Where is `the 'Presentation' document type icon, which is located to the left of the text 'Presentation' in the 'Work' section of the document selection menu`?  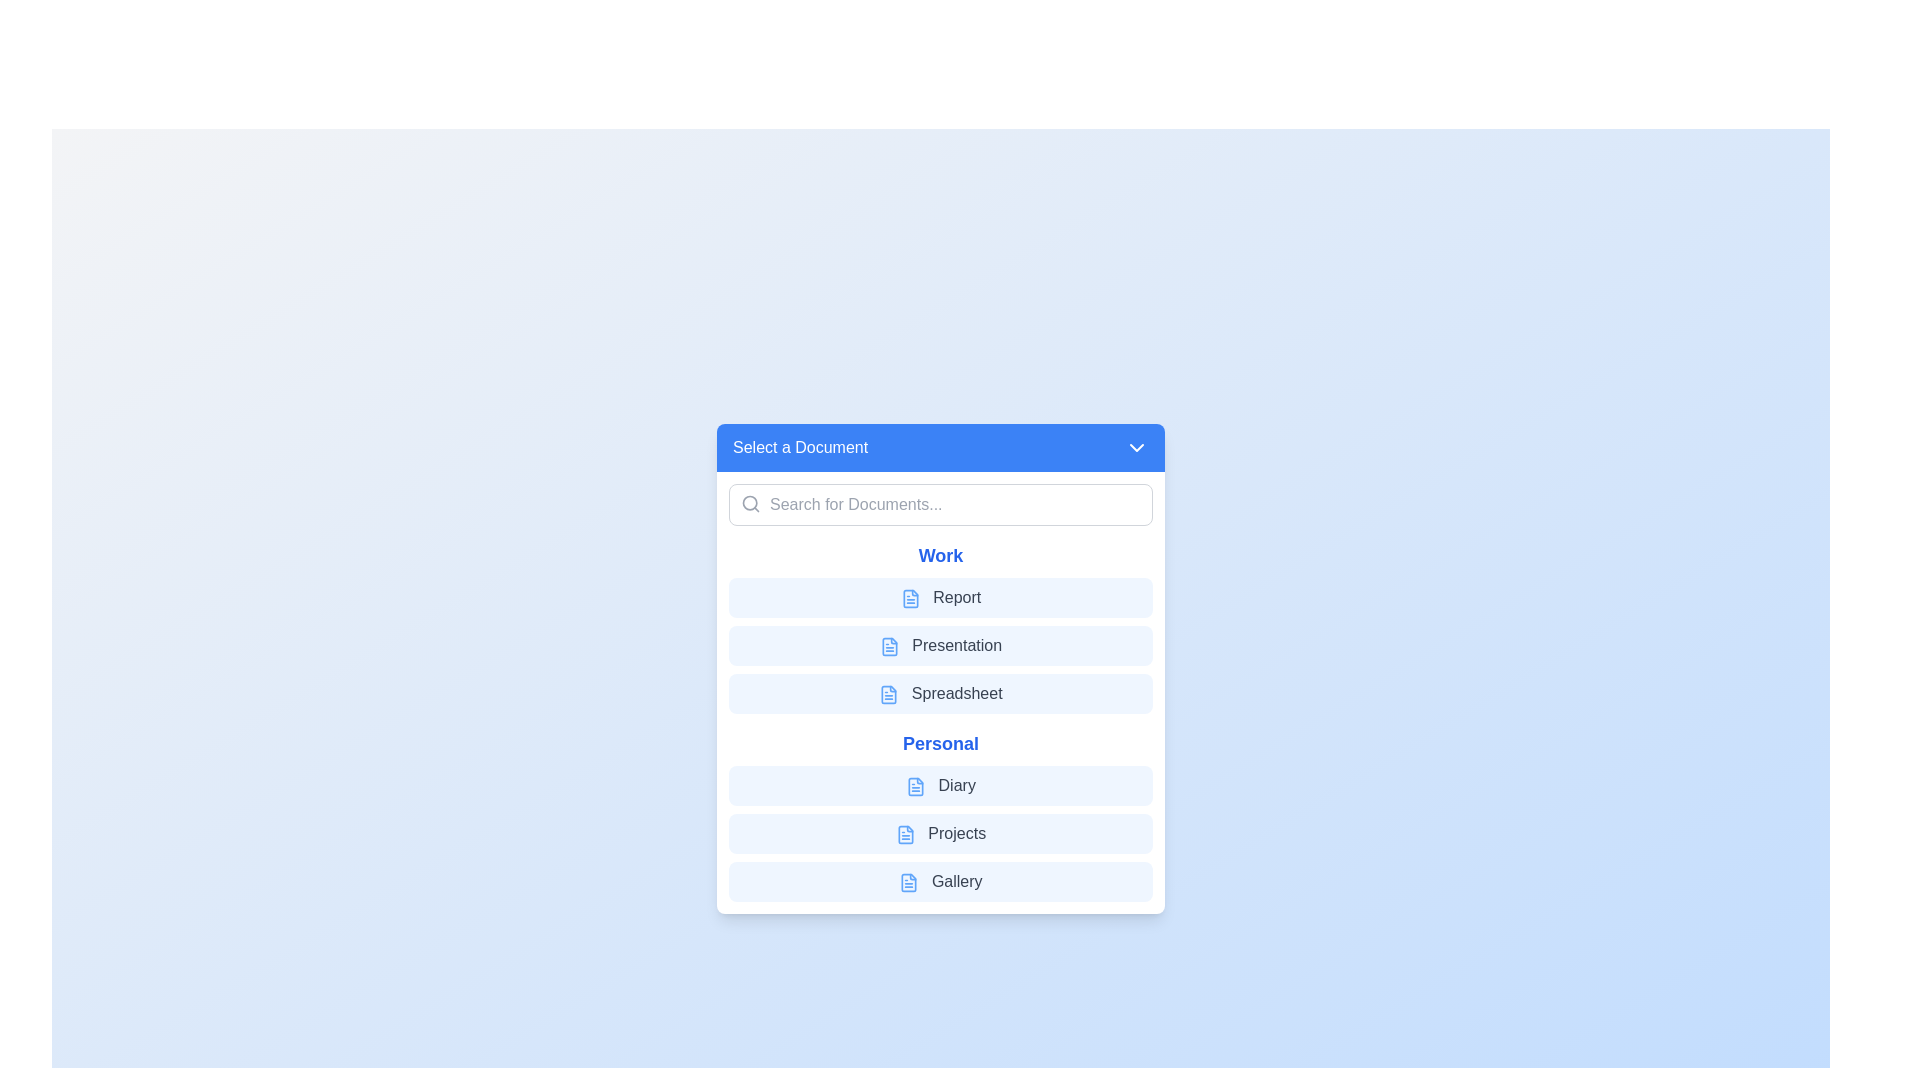
the 'Presentation' document type icon, which is located to the left of the text 'Presentation' in the 'Work' section of the document selection menu is located at coordinates (888, 646).